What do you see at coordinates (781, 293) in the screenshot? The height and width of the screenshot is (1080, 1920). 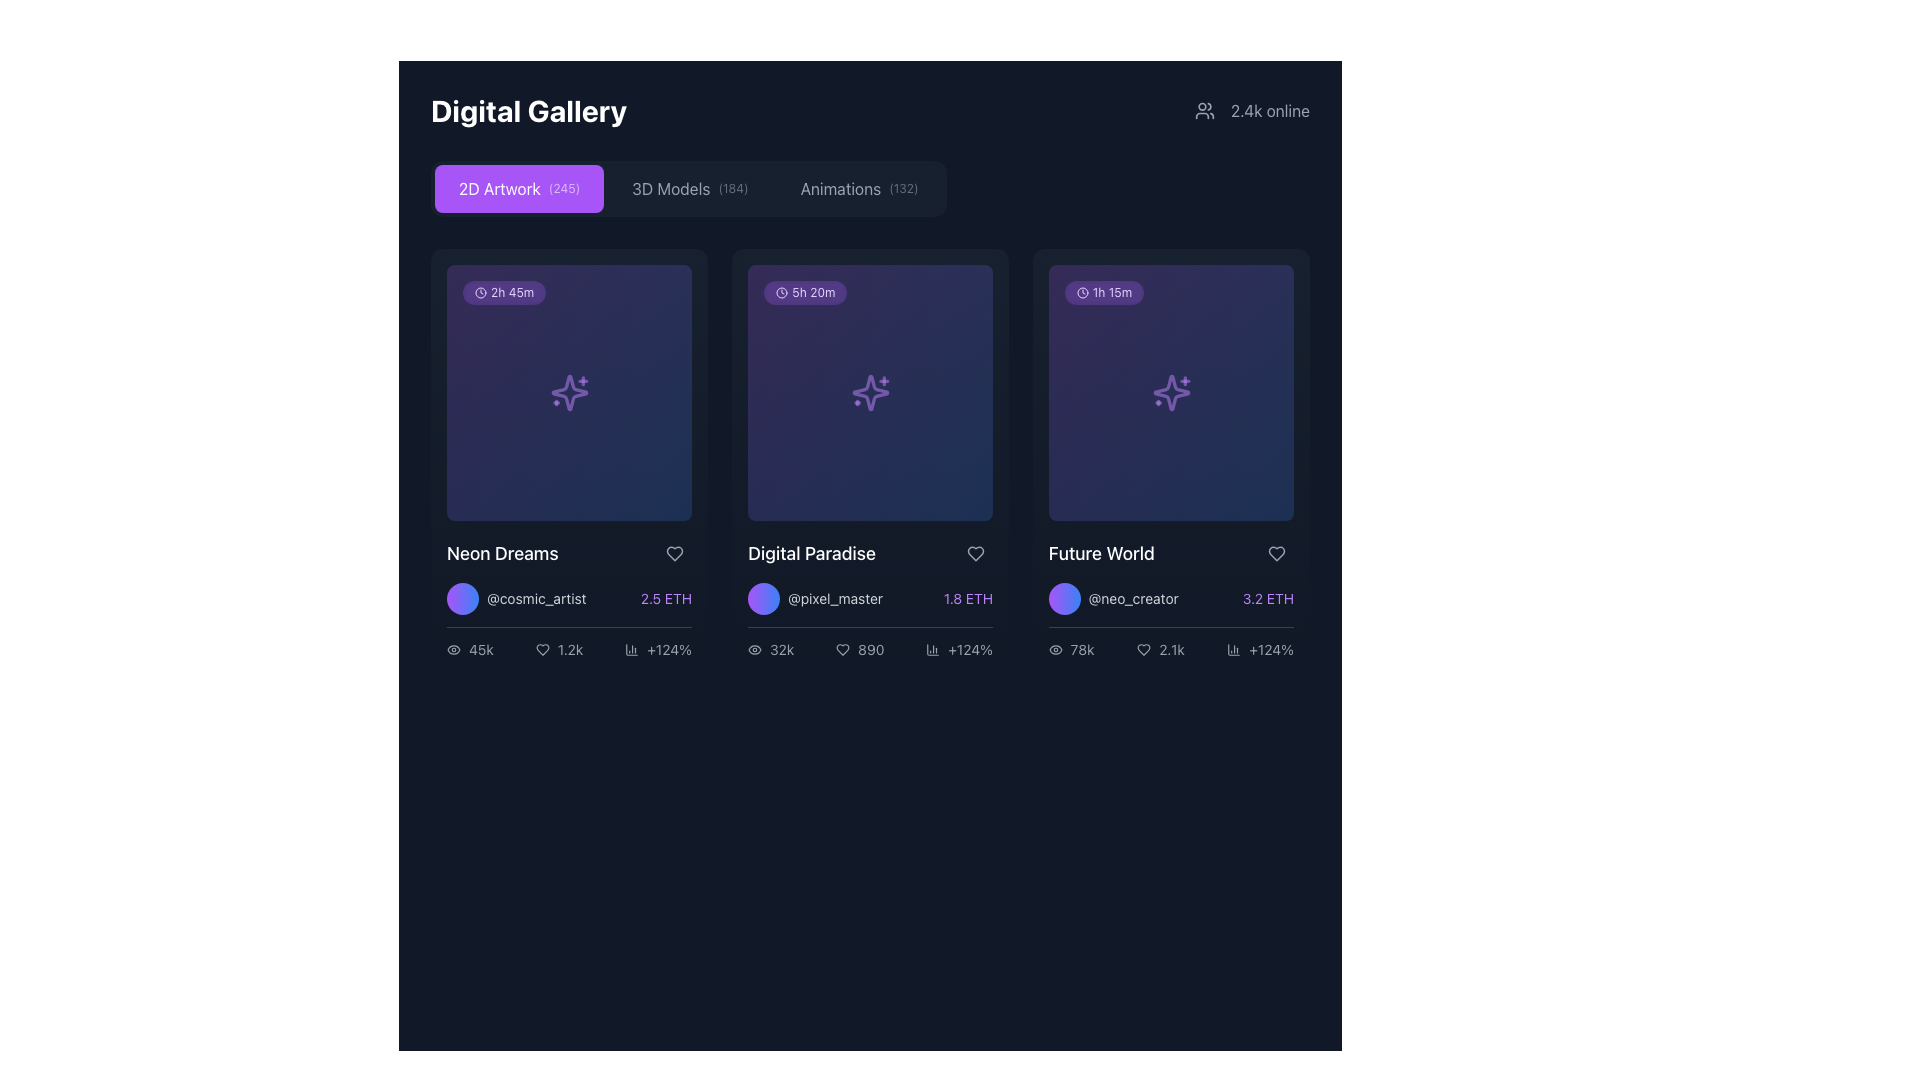 I see `the circular outline of the clock icon located in the top-left section of the 'Digital Paradise' card` at bounding box center [781, 293].